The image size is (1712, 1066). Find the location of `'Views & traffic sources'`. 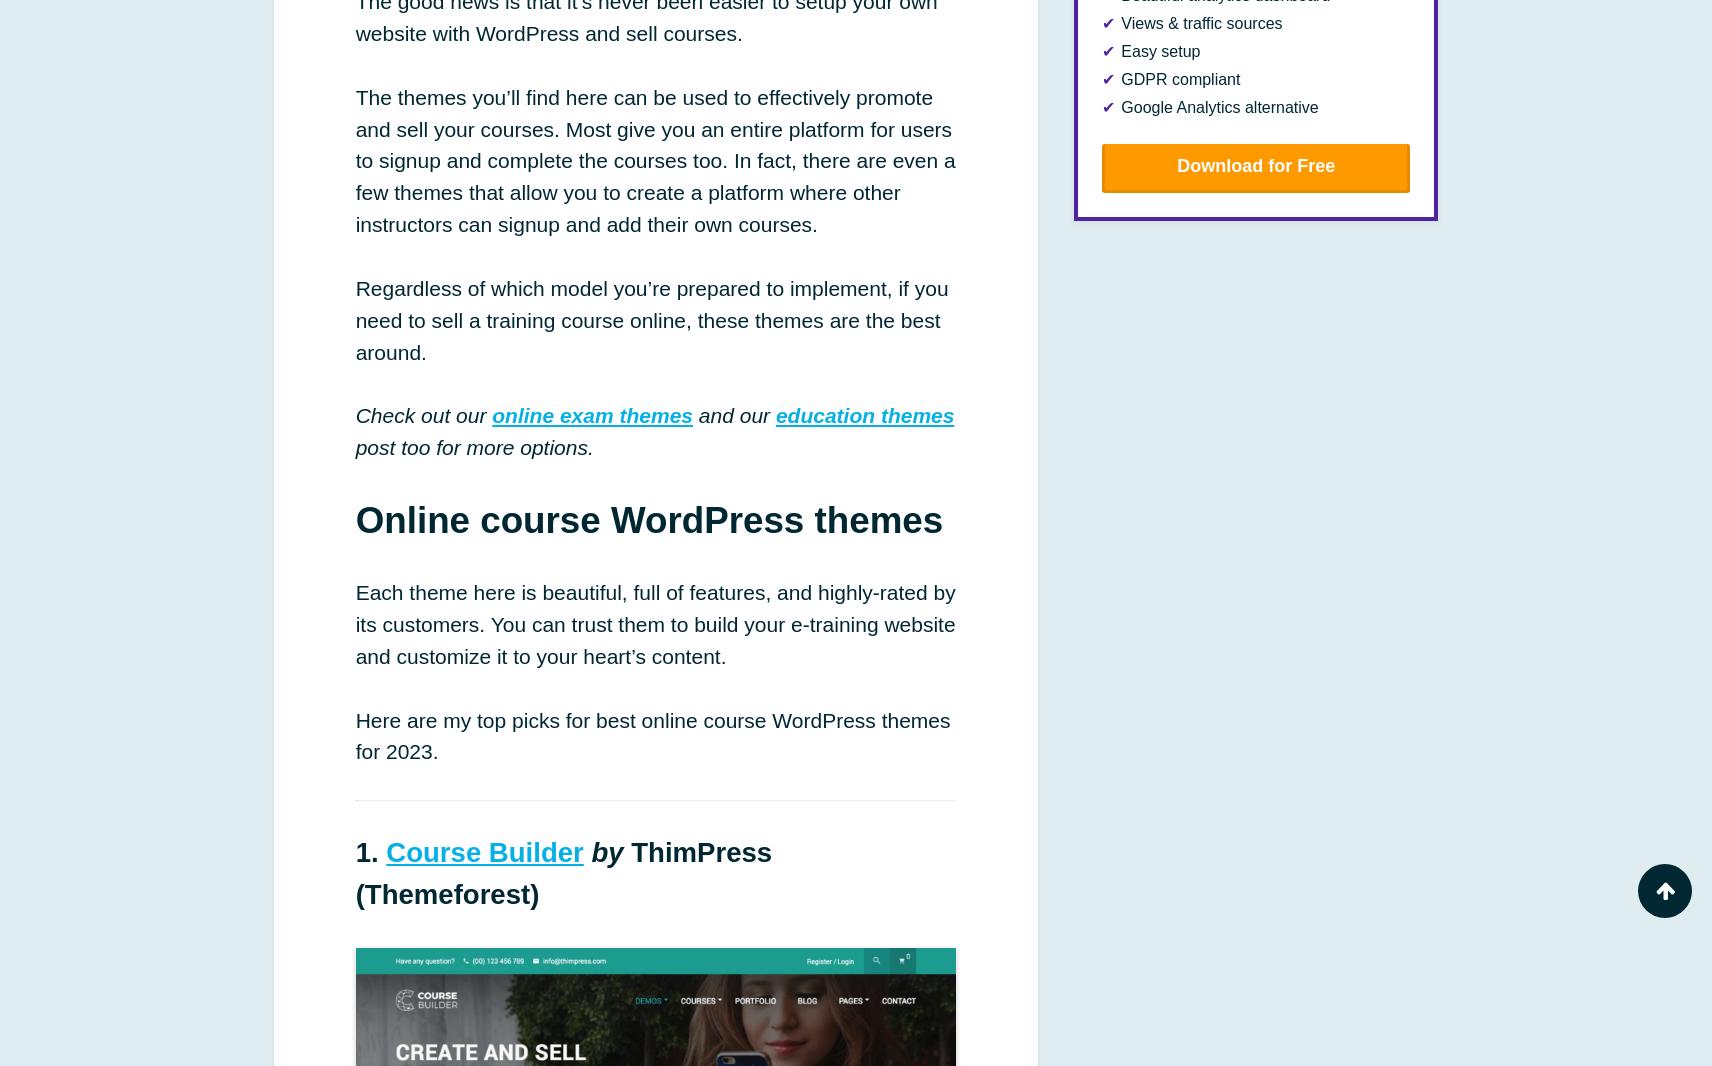

'Views & traffic sources' is located at coordinates (1201, 21).